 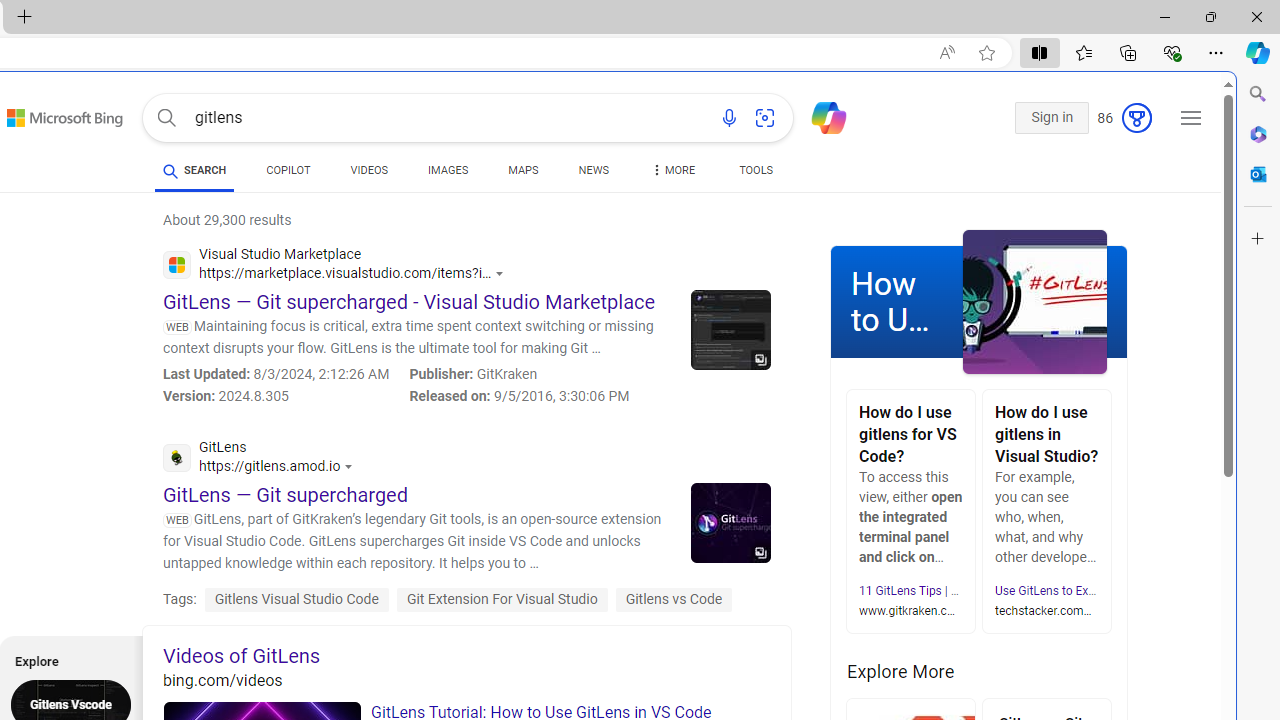 What do you see at coordinates (821, 116) in the screenshot?
I see `'Chat'` at bounding box center [821, 116].